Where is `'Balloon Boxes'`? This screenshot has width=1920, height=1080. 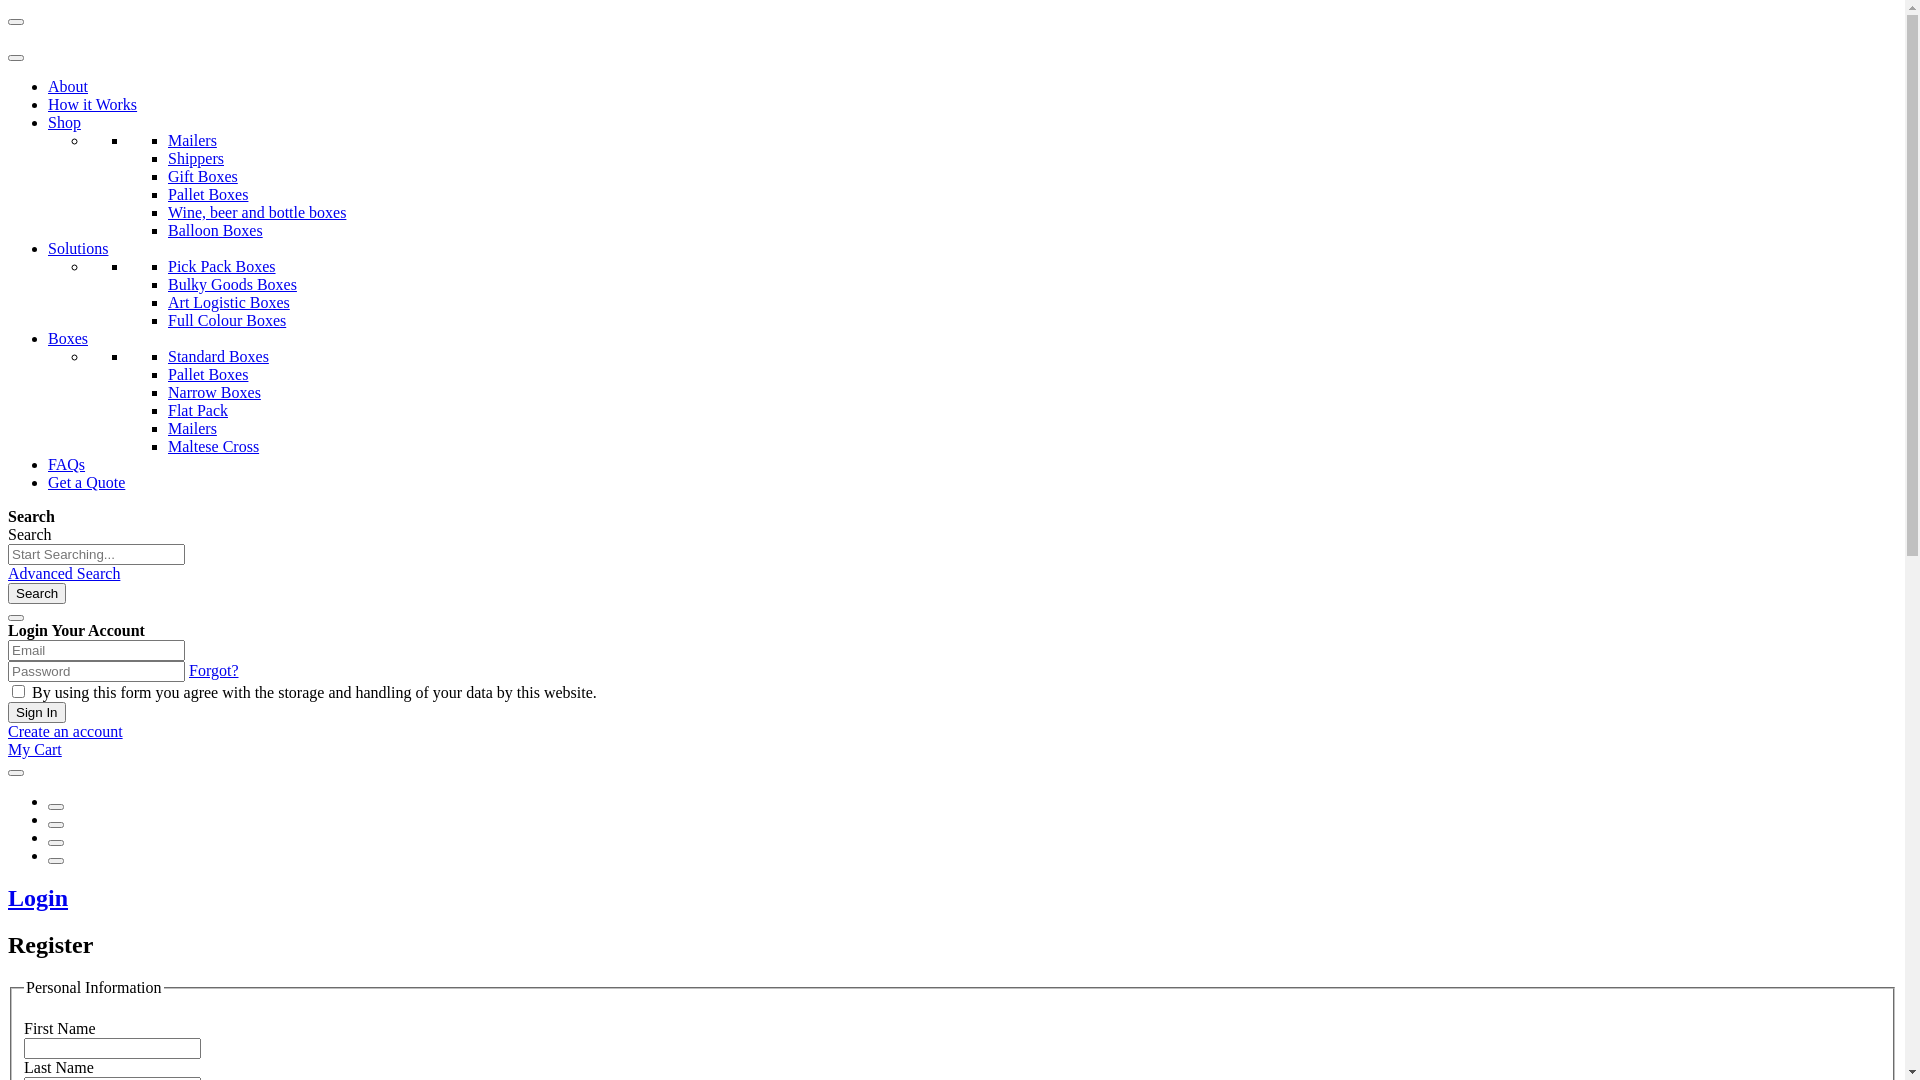 'Balloon Boxes' is located at coordinates (215, 229).